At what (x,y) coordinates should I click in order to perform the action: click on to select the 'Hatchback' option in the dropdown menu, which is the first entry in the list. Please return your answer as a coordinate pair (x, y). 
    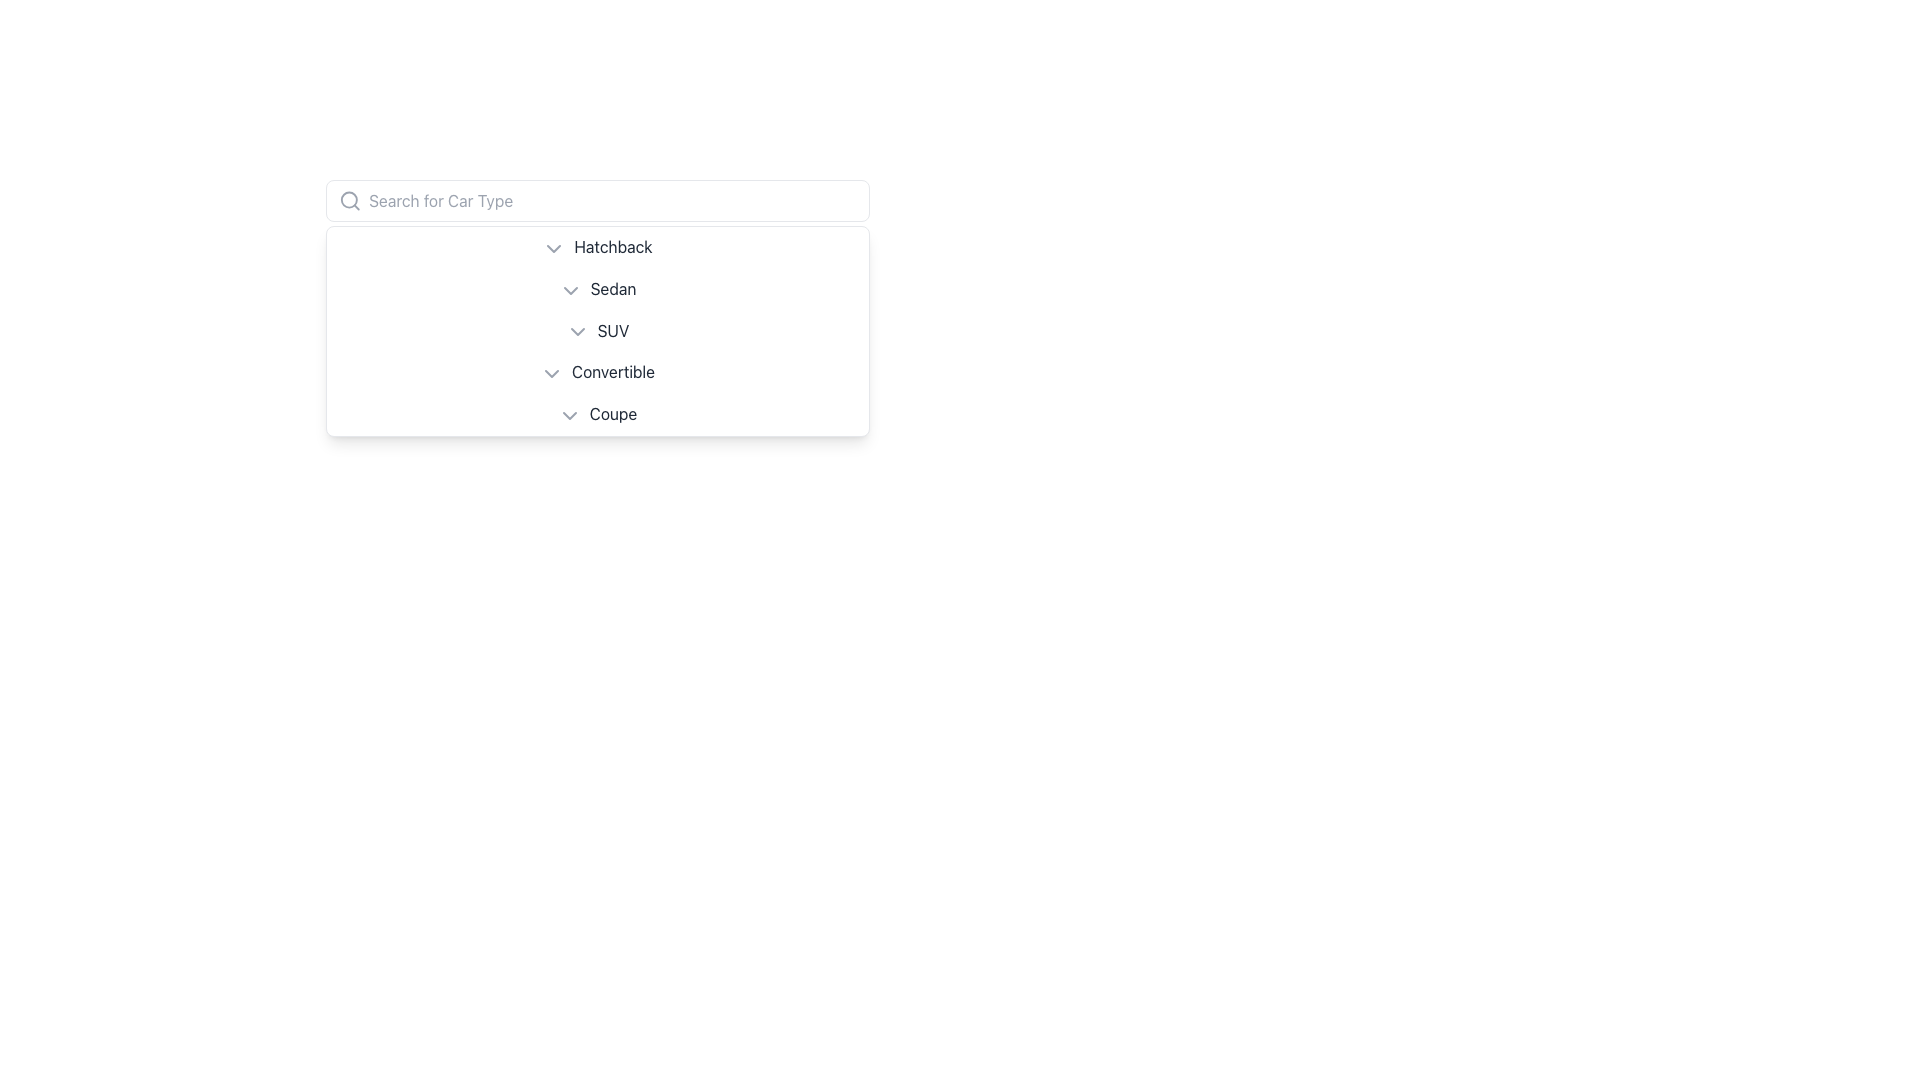
    Looking at the image, I should click on (596, 246).